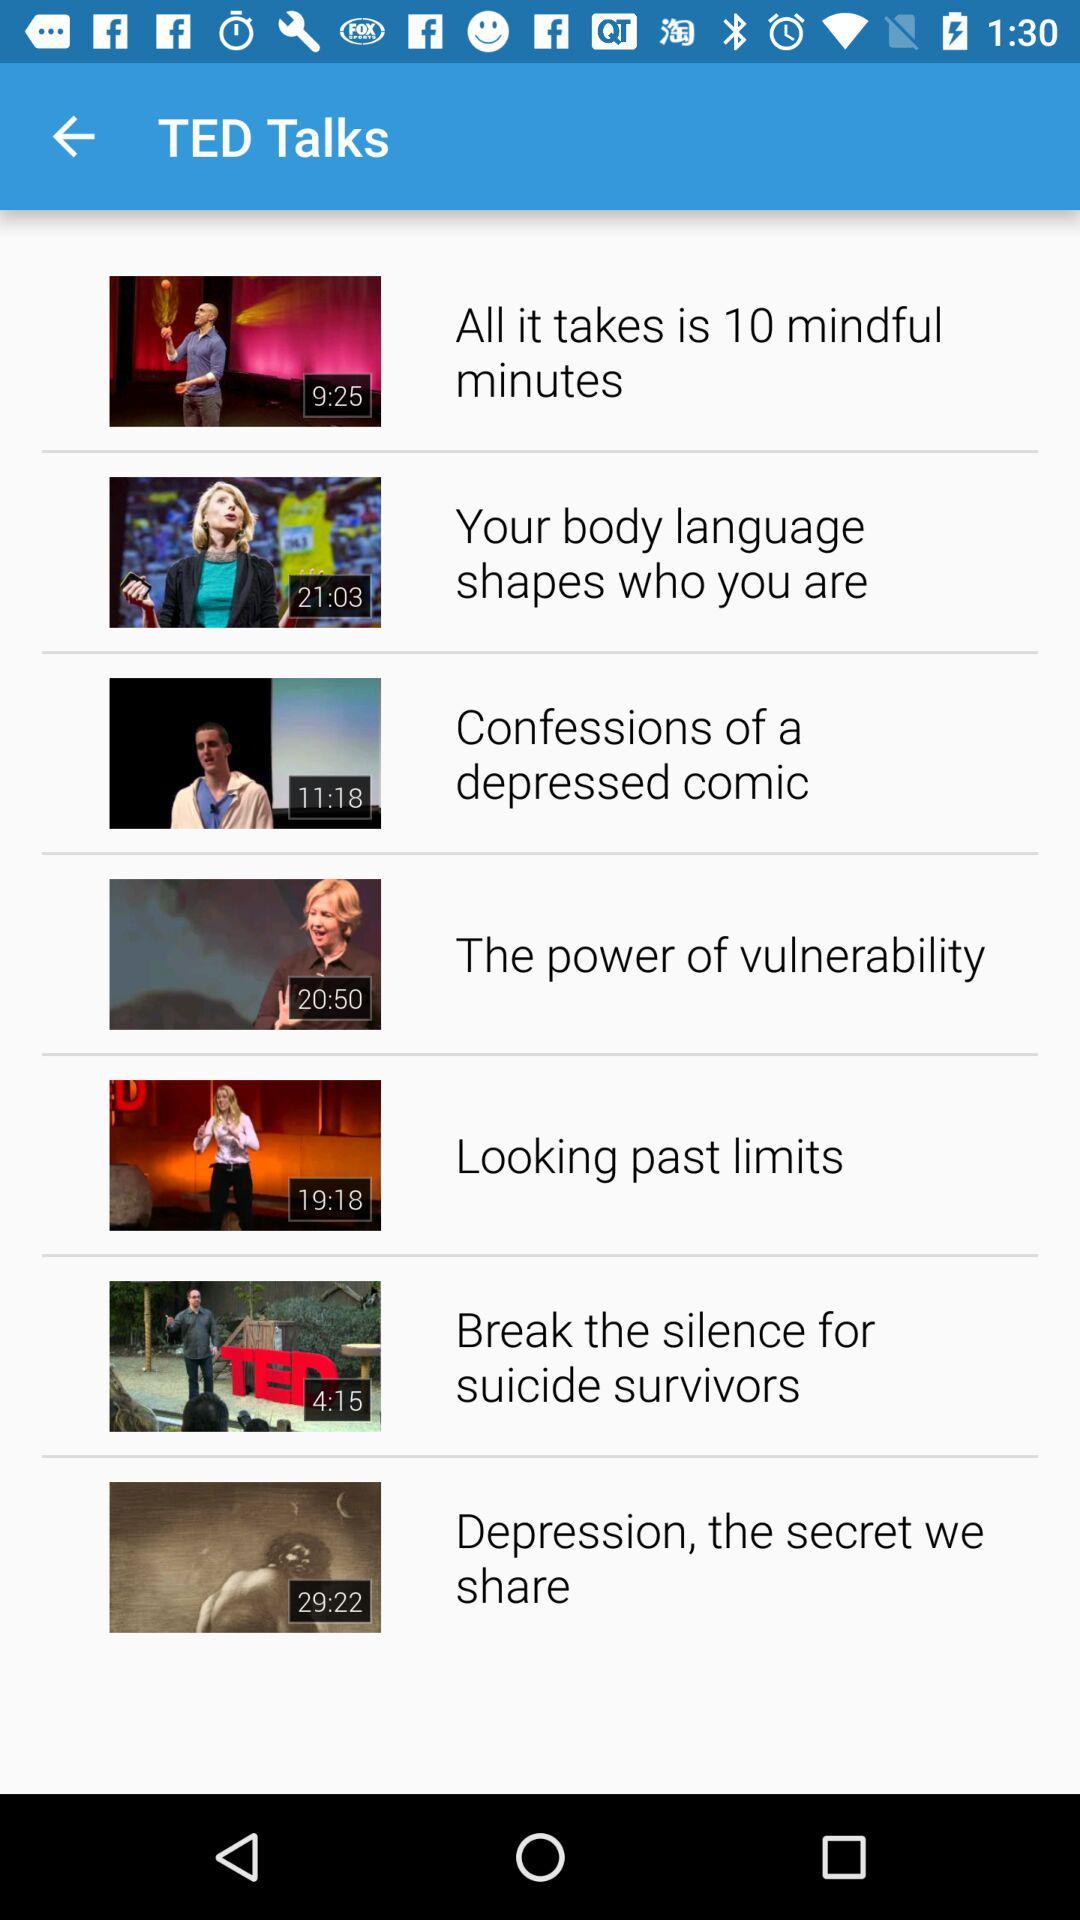 The width and height of the screenshot is (1080, 1920). What do you see at coordinates (739, 1555) in the screenshot?
I see `depression the secret app` at bounding box center [739, 1555].